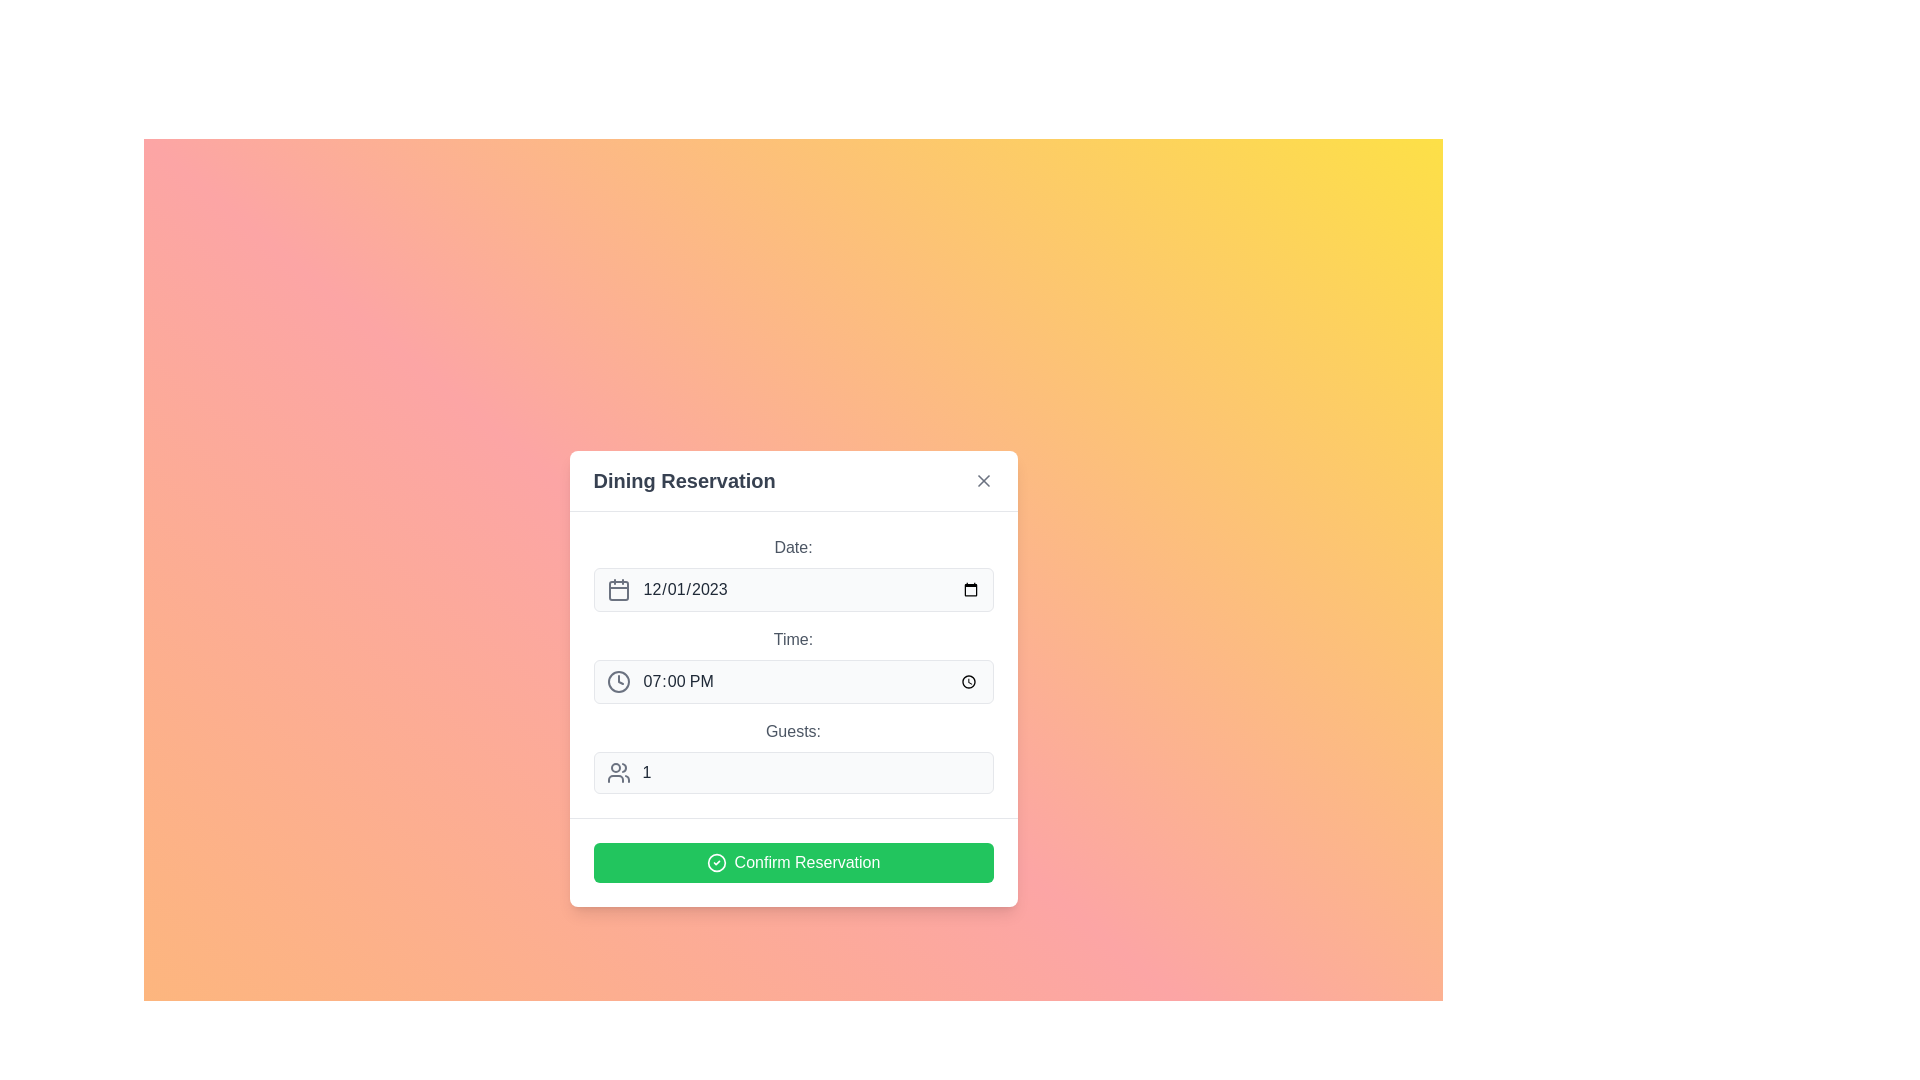 The height and width of the screenshot is (1080, 1920). Describe the element at coordinates (617, 681) in the screenshot. I see `the circular clock icon with a gray border, which is positioned to the left of the 'Time:' text field` at that location.